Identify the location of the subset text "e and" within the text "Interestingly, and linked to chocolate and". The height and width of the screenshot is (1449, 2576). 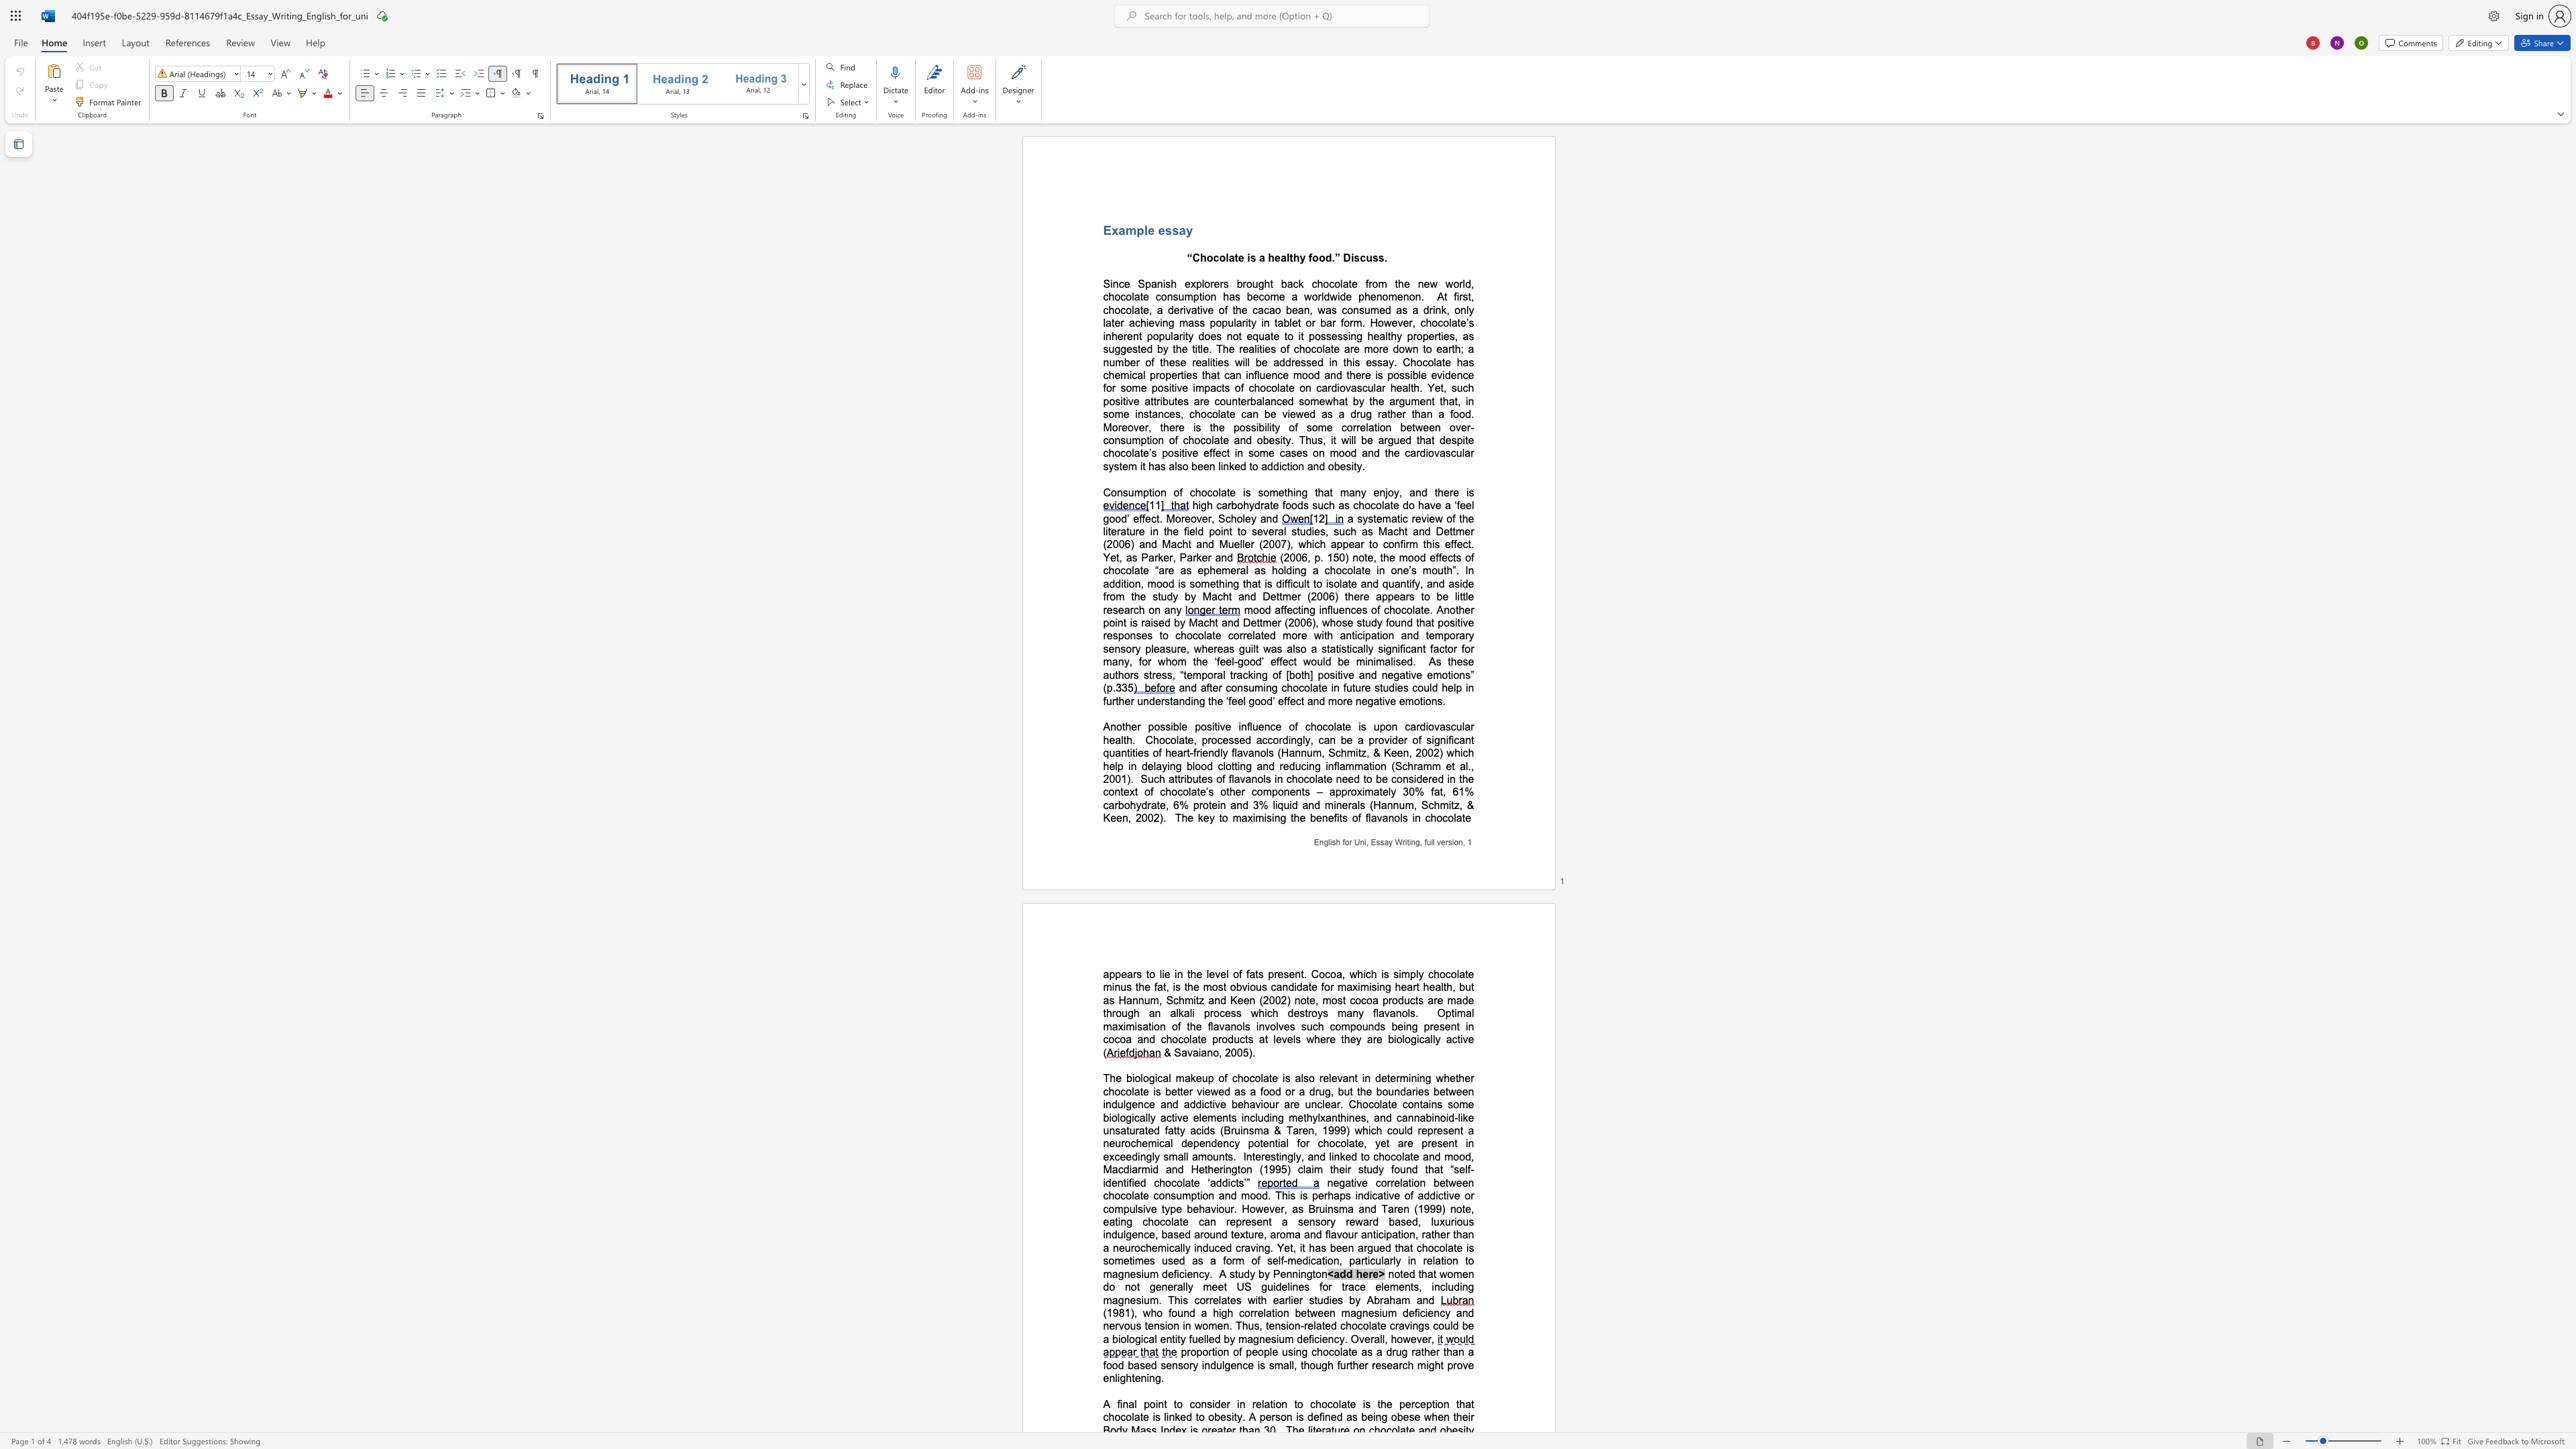
(1412, 1157).